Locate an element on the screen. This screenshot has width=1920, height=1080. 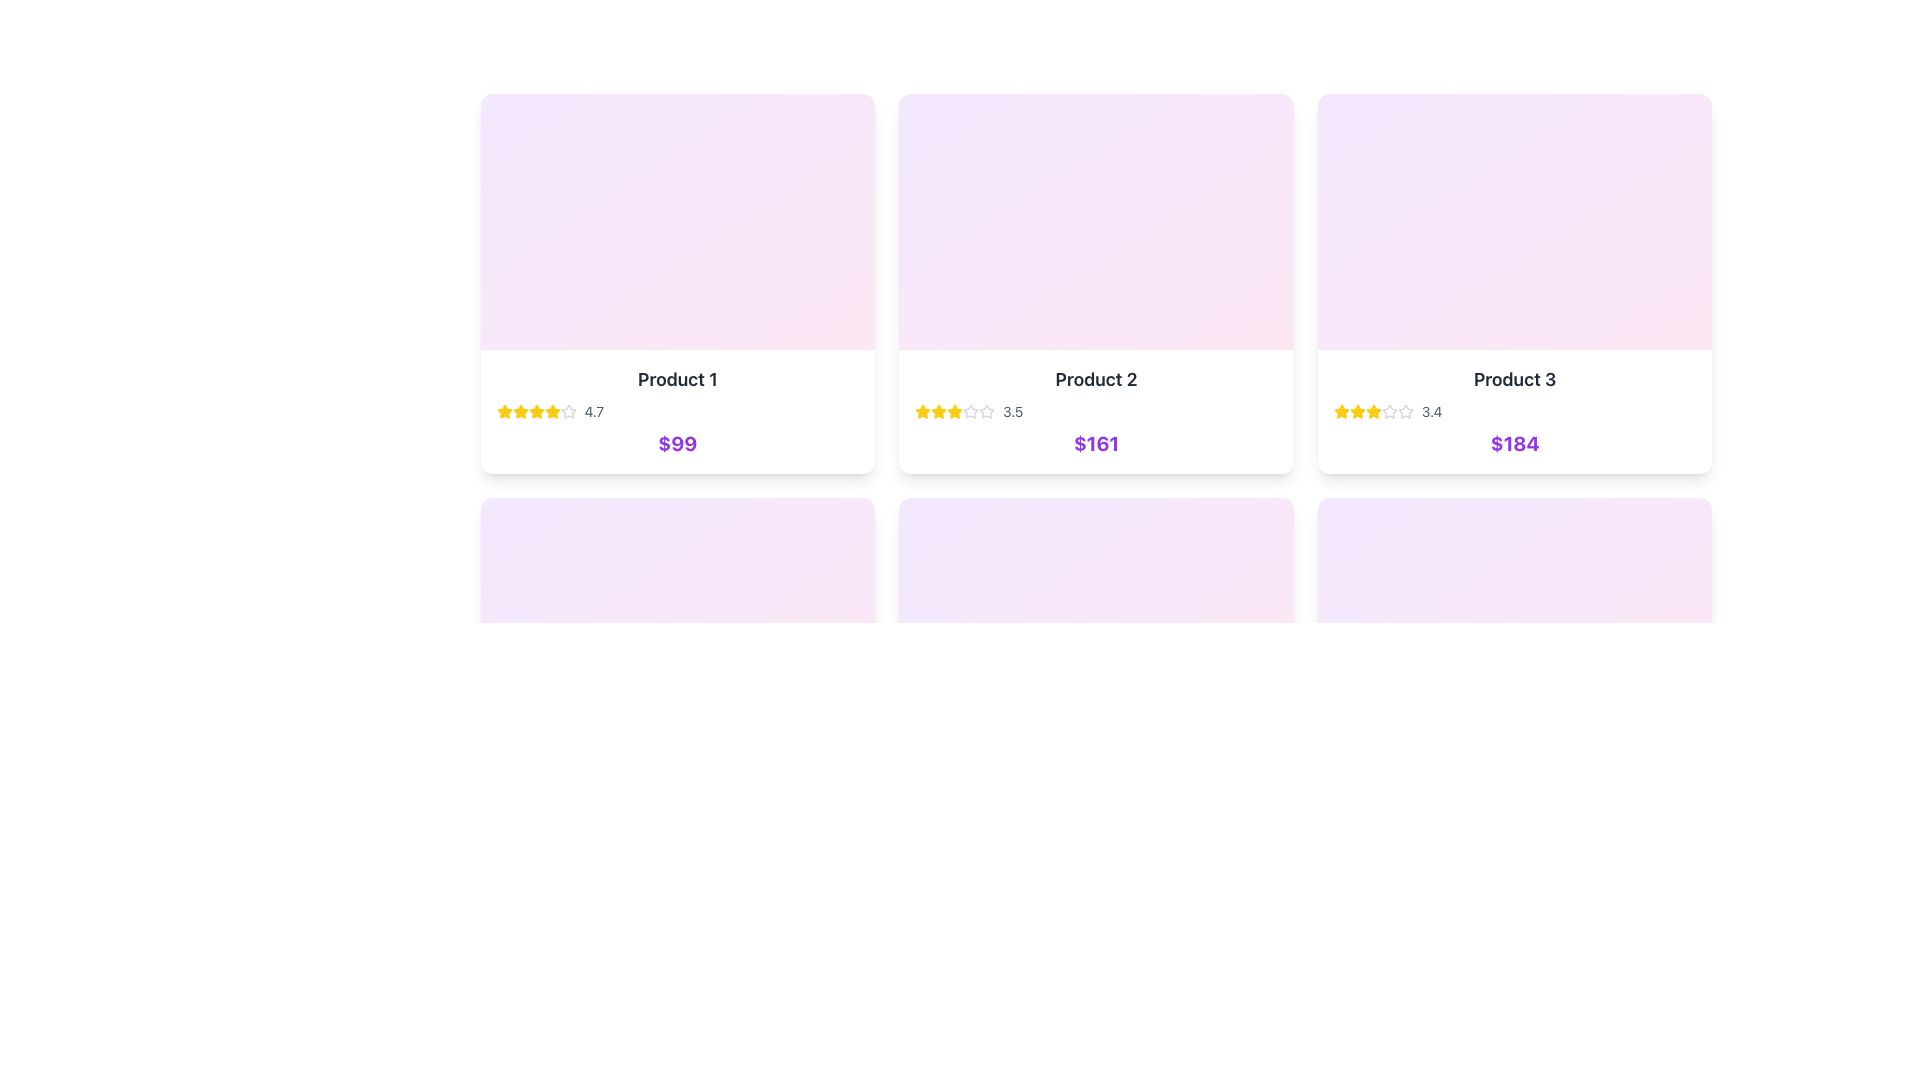
the state of the first star in the 3.5-star rating for 'Product 2', located above the product price '$161' is located at coordinates (922, 411).